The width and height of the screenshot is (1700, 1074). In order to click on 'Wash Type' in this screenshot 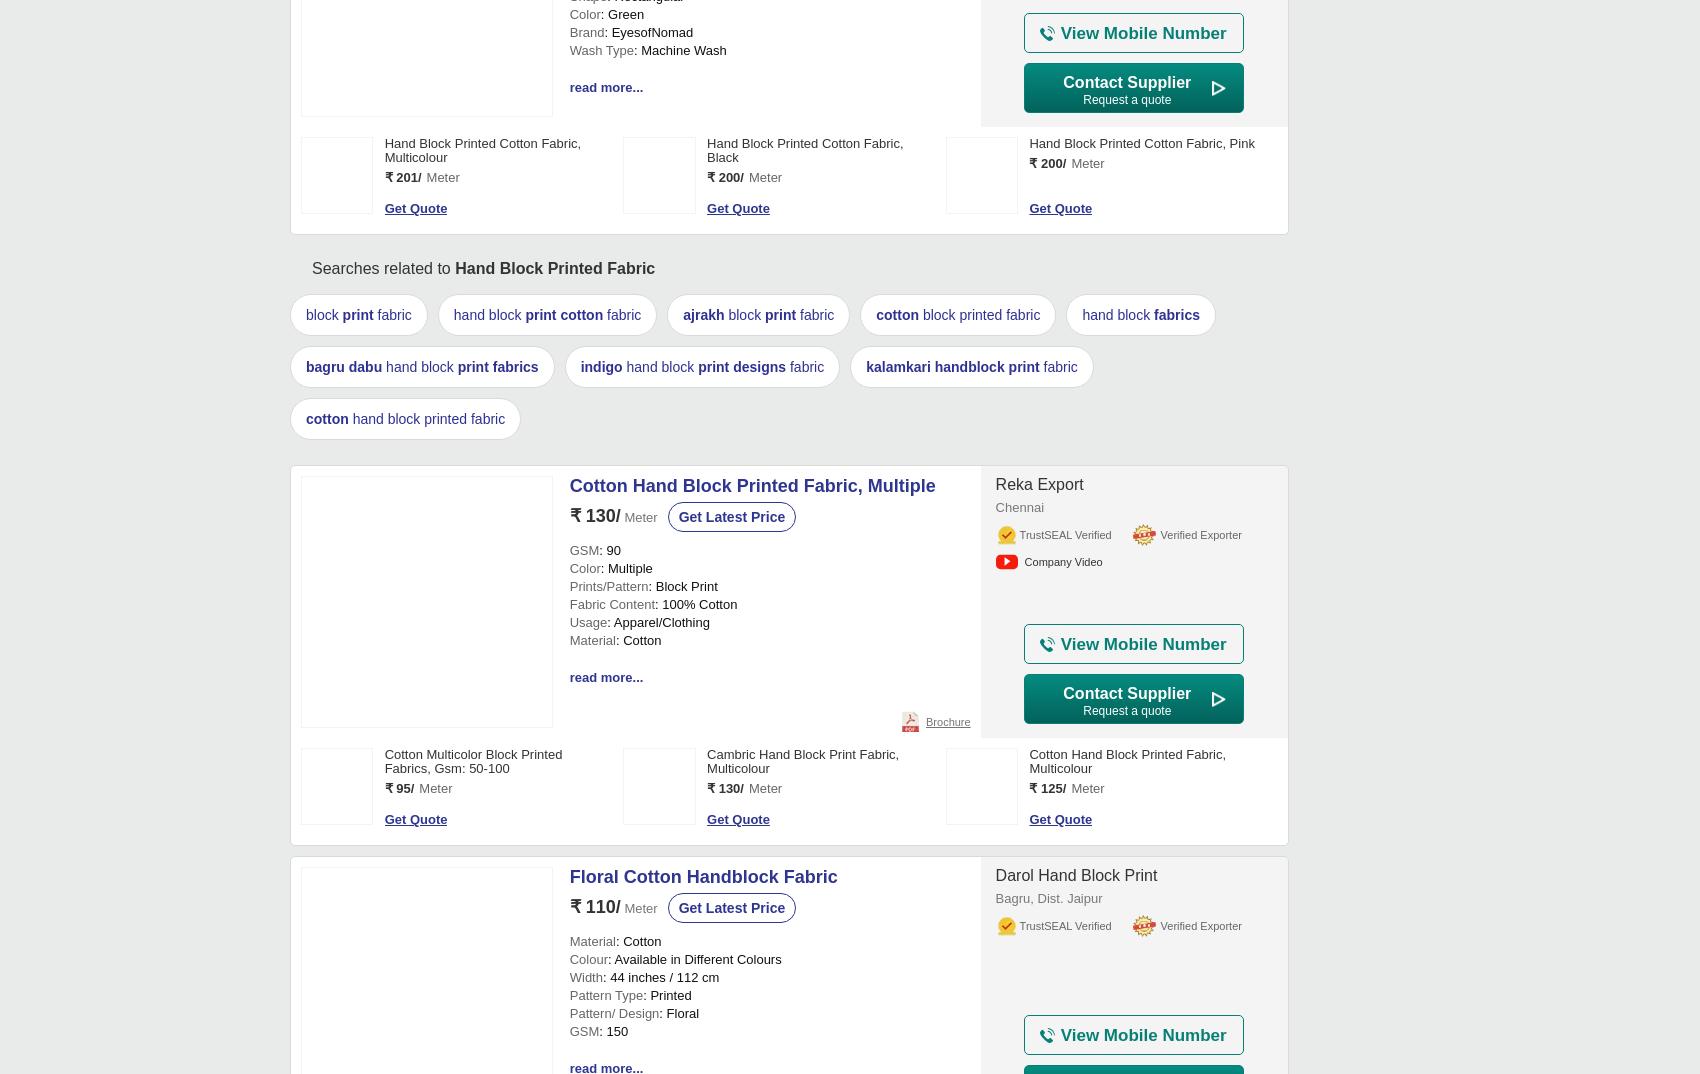, I will do `click(600, 662)`.